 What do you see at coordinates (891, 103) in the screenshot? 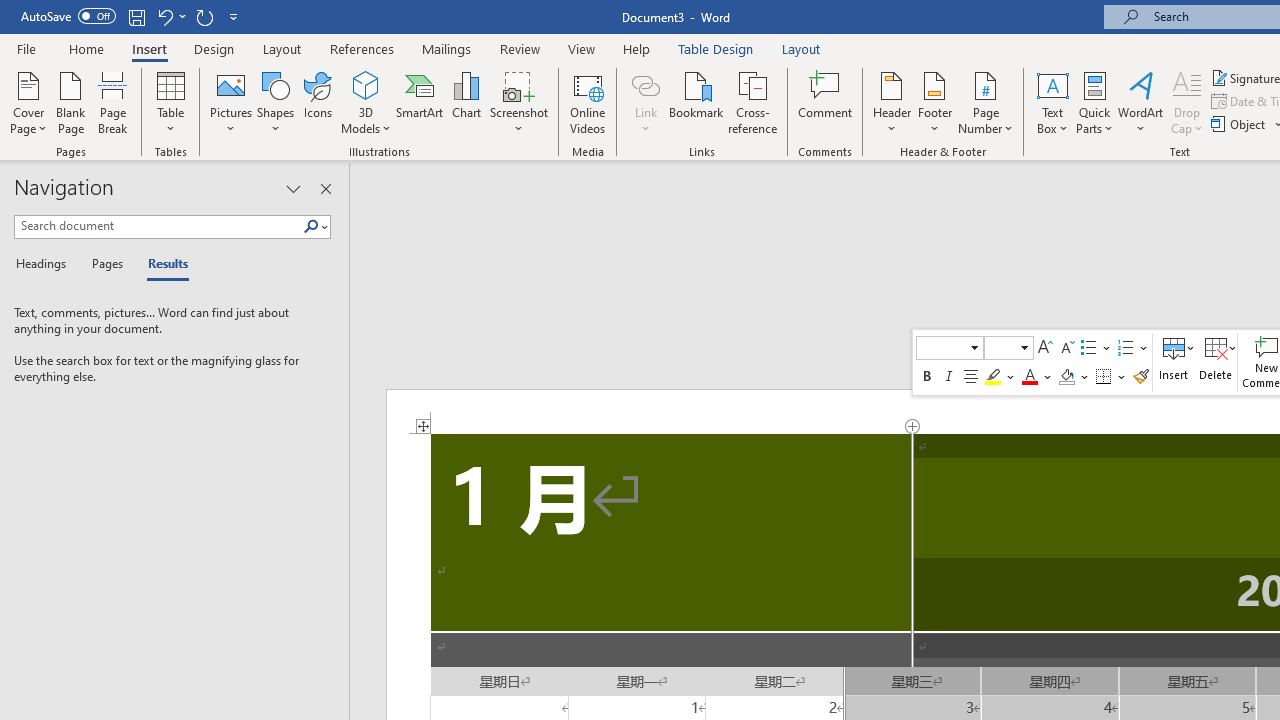
I see `'Header'` at bounding box center [891, 103].